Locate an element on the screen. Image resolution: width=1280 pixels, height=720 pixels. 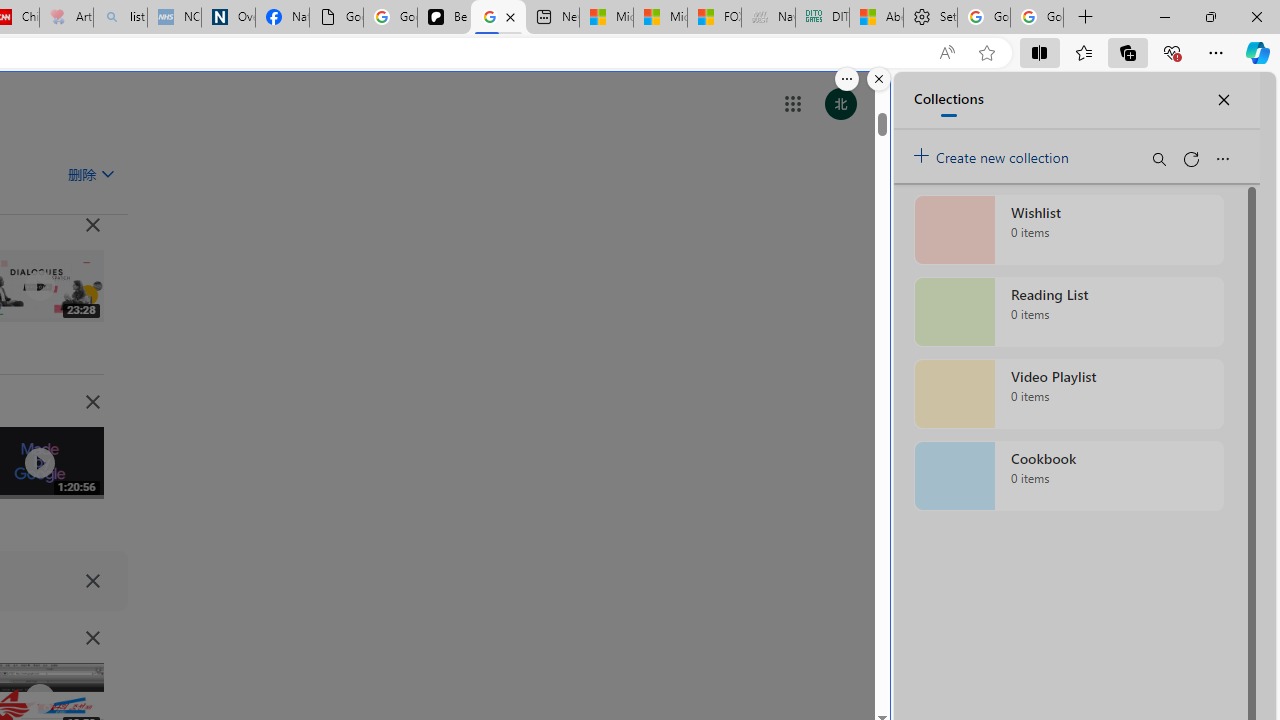
'Class: TjcpUd NMm5M' is located at coordinates (91, 637).